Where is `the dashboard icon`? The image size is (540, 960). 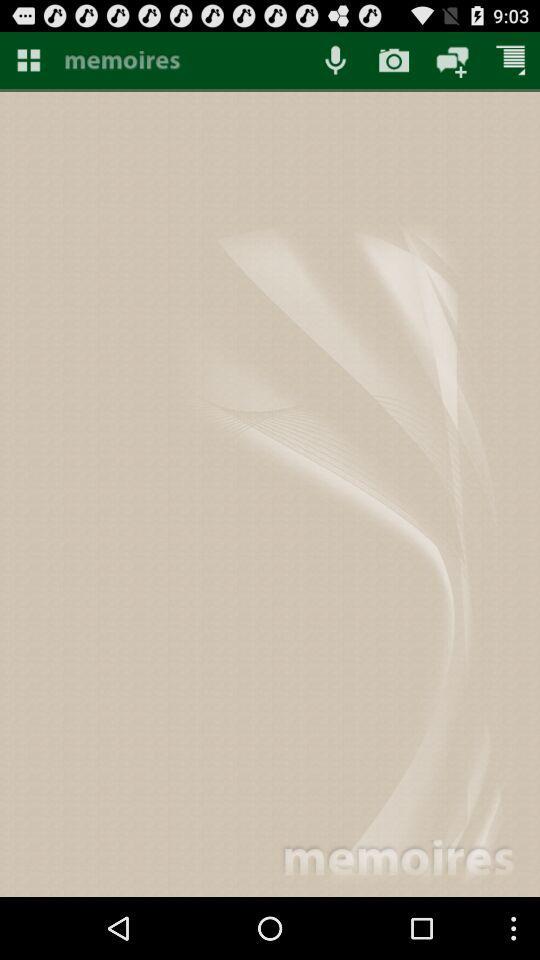
the dashboard icon is located at coordinates (27, 64).